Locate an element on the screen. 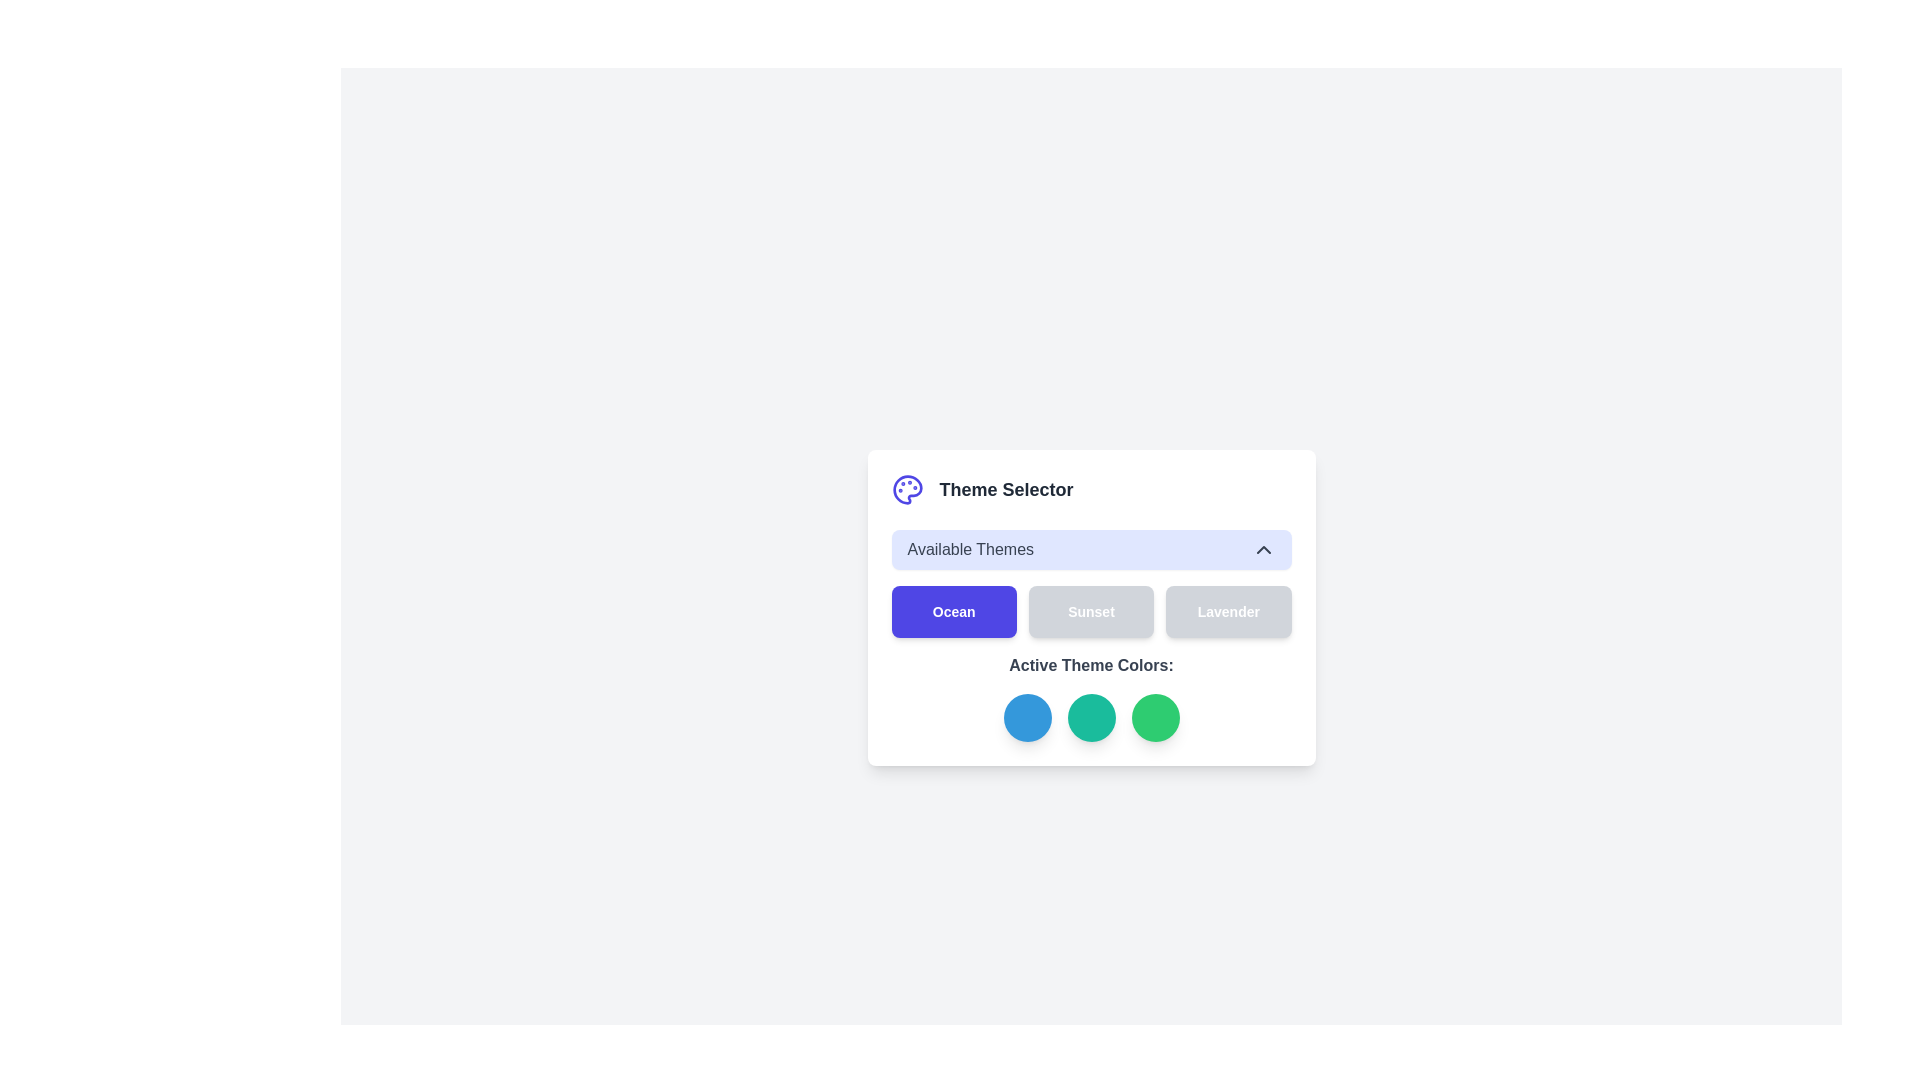 The width and height of the screenshot is (1920, 1080). the 'Lavender' button, which is the rightmost button in the 'Available Themes' section is located at coordinates (1227, 611).